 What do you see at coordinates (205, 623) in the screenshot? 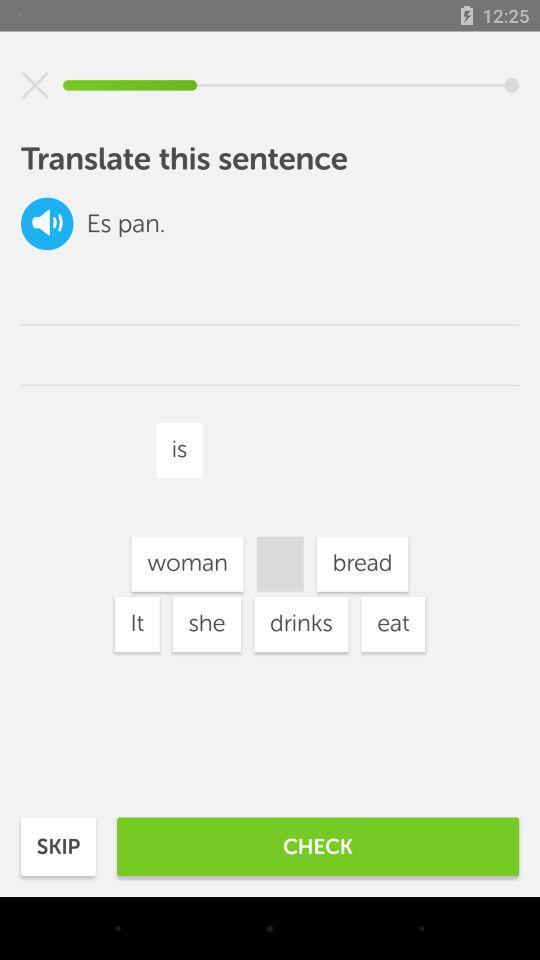
I see `she icon` at bounding box center [205, 623].